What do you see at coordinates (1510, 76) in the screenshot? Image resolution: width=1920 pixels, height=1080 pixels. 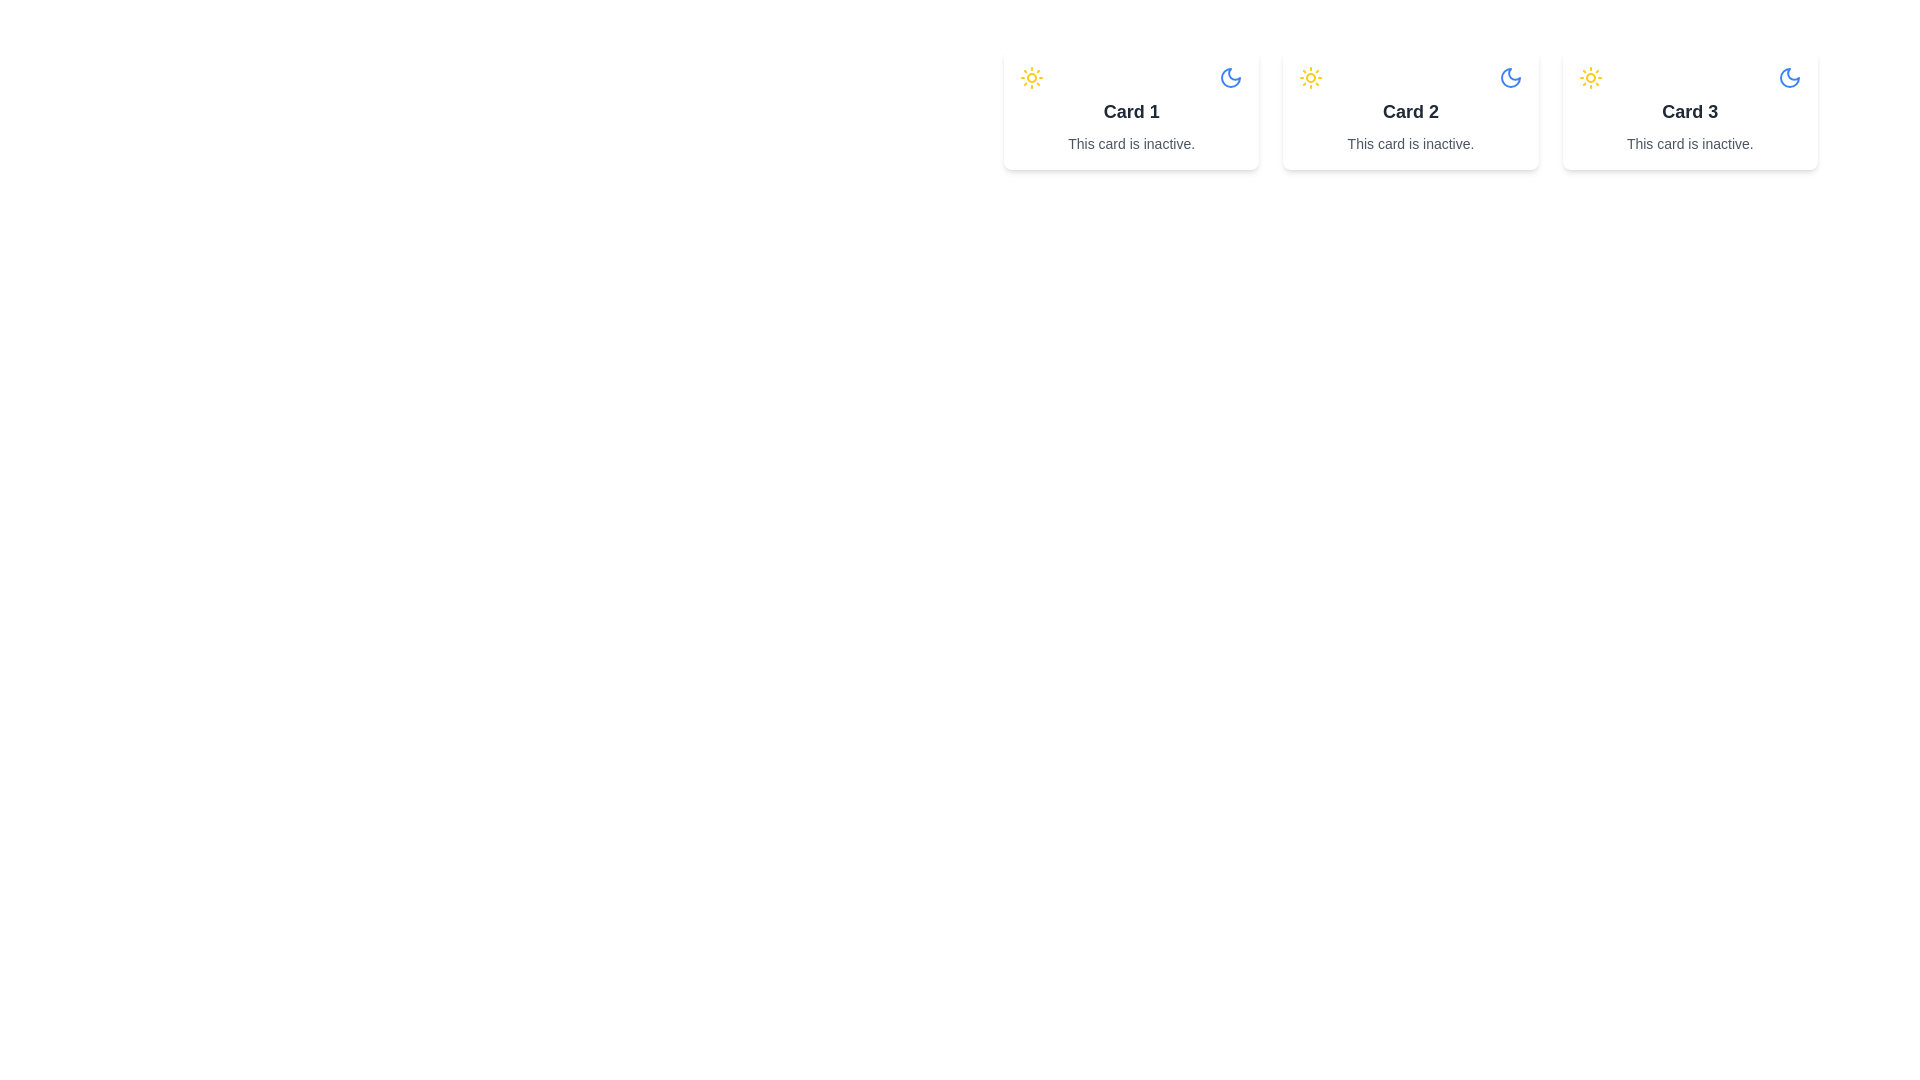 I see `the crescent moon icon representing the night or dark mode feature located at the top right of 'Card 2'` at bounding box center [1510, 76].